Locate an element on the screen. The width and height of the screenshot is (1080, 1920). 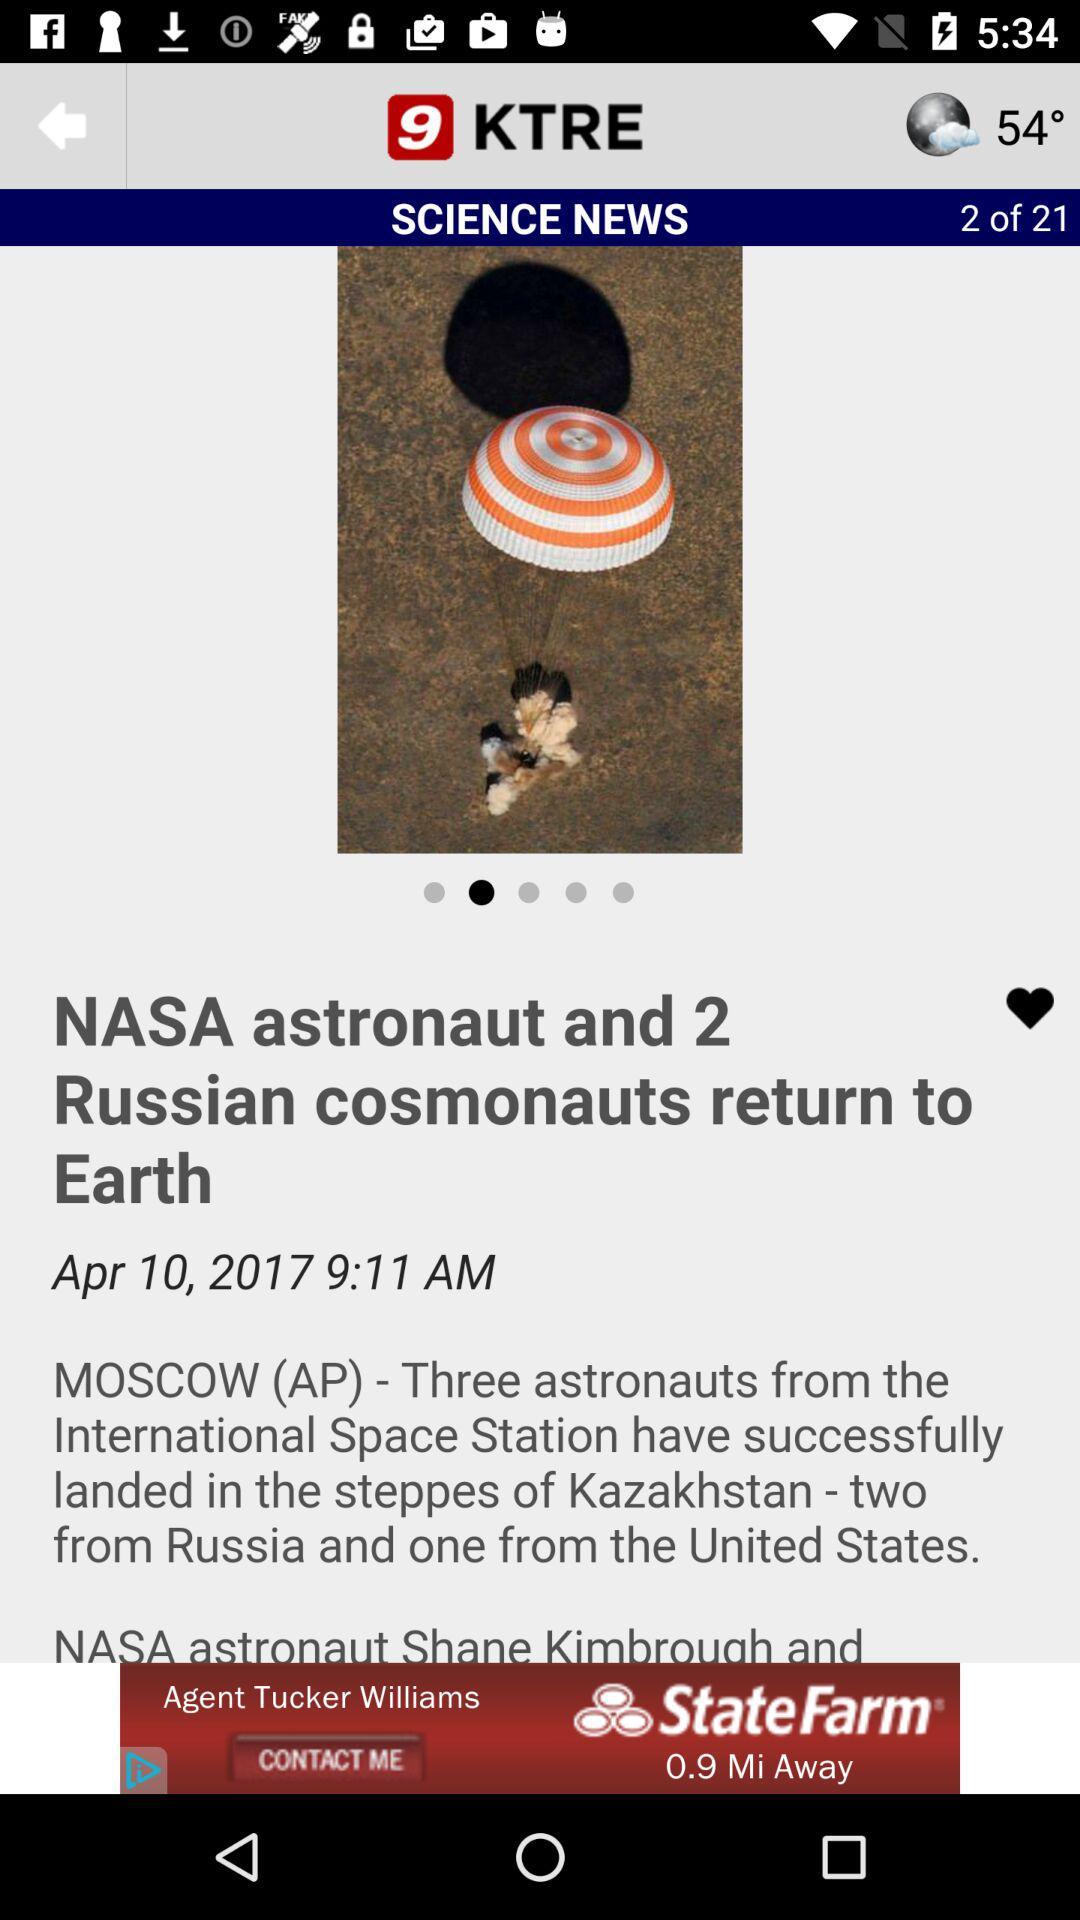
advertisement page is located at coordinates (540, 1297).